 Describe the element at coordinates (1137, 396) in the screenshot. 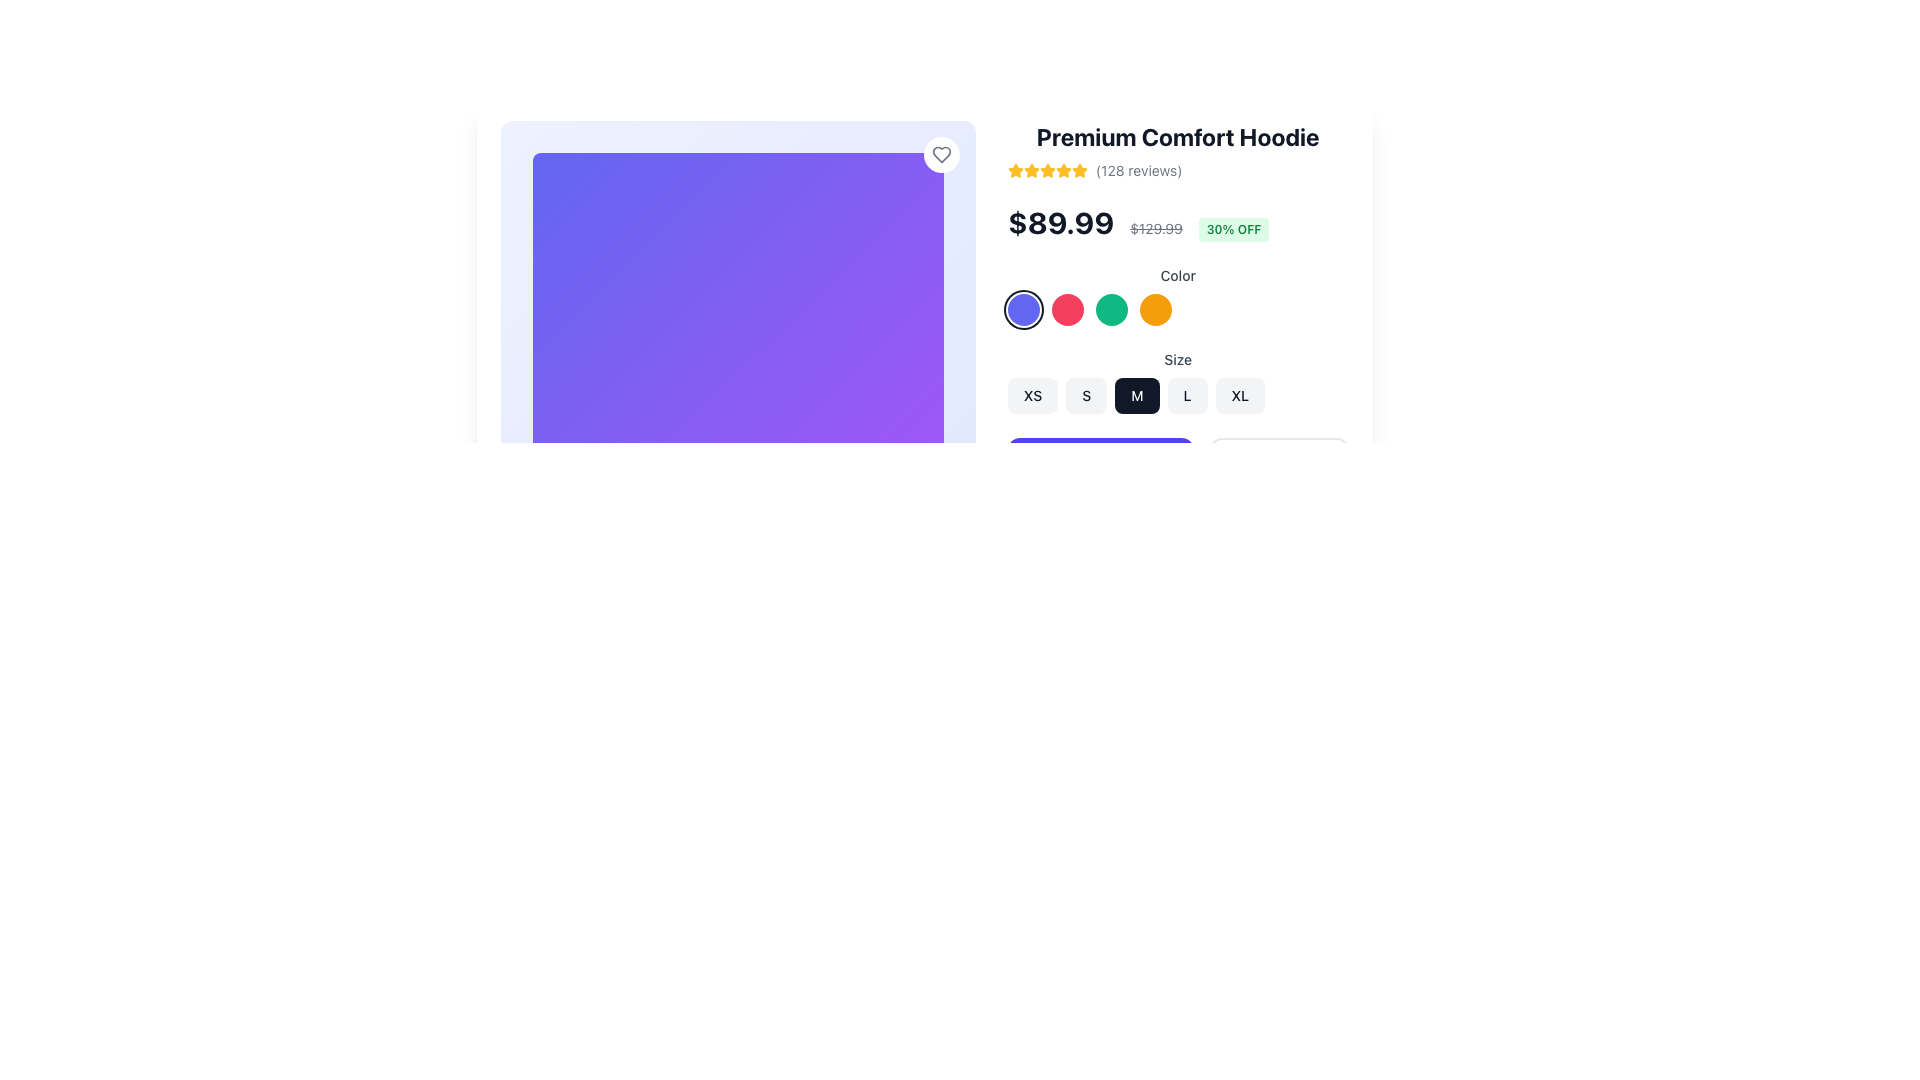

I see `the button` at that location.